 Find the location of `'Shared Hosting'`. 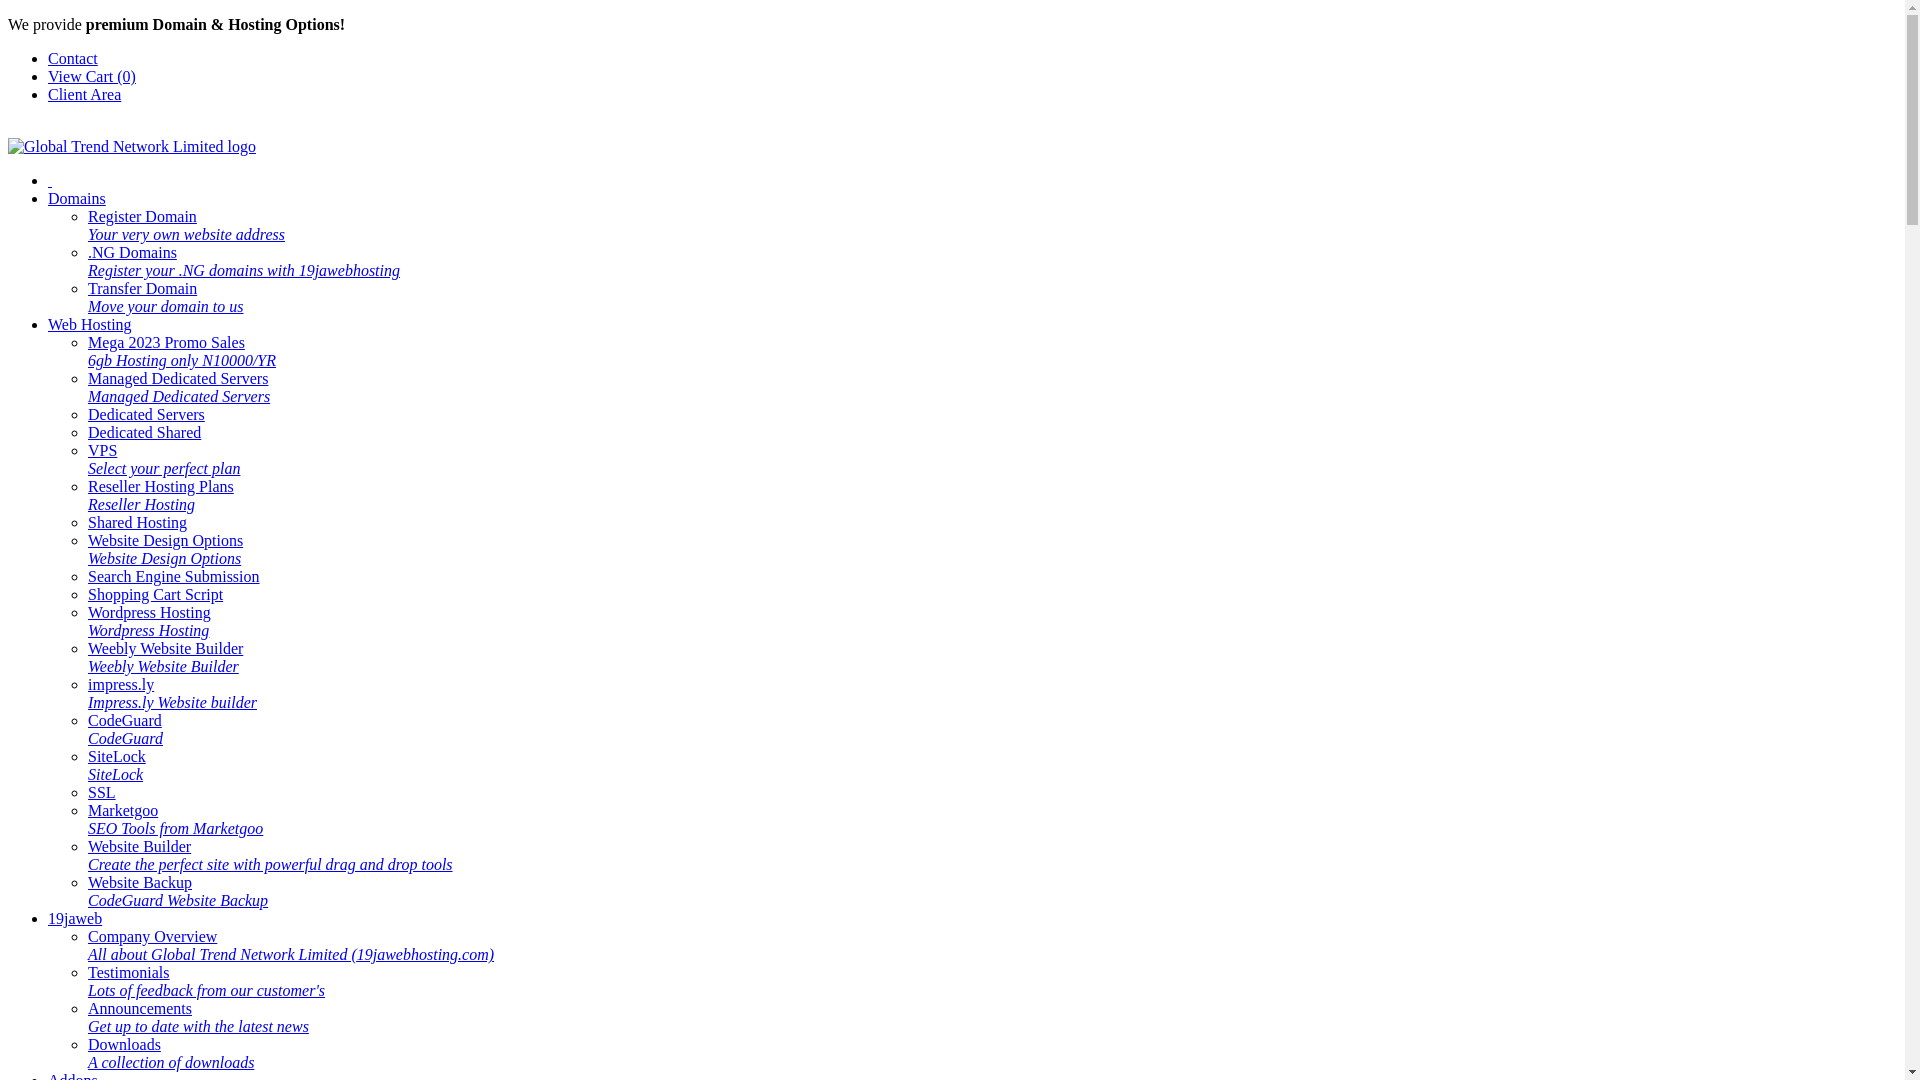

'Shared Hosting' is located at coordinates (136, 521).